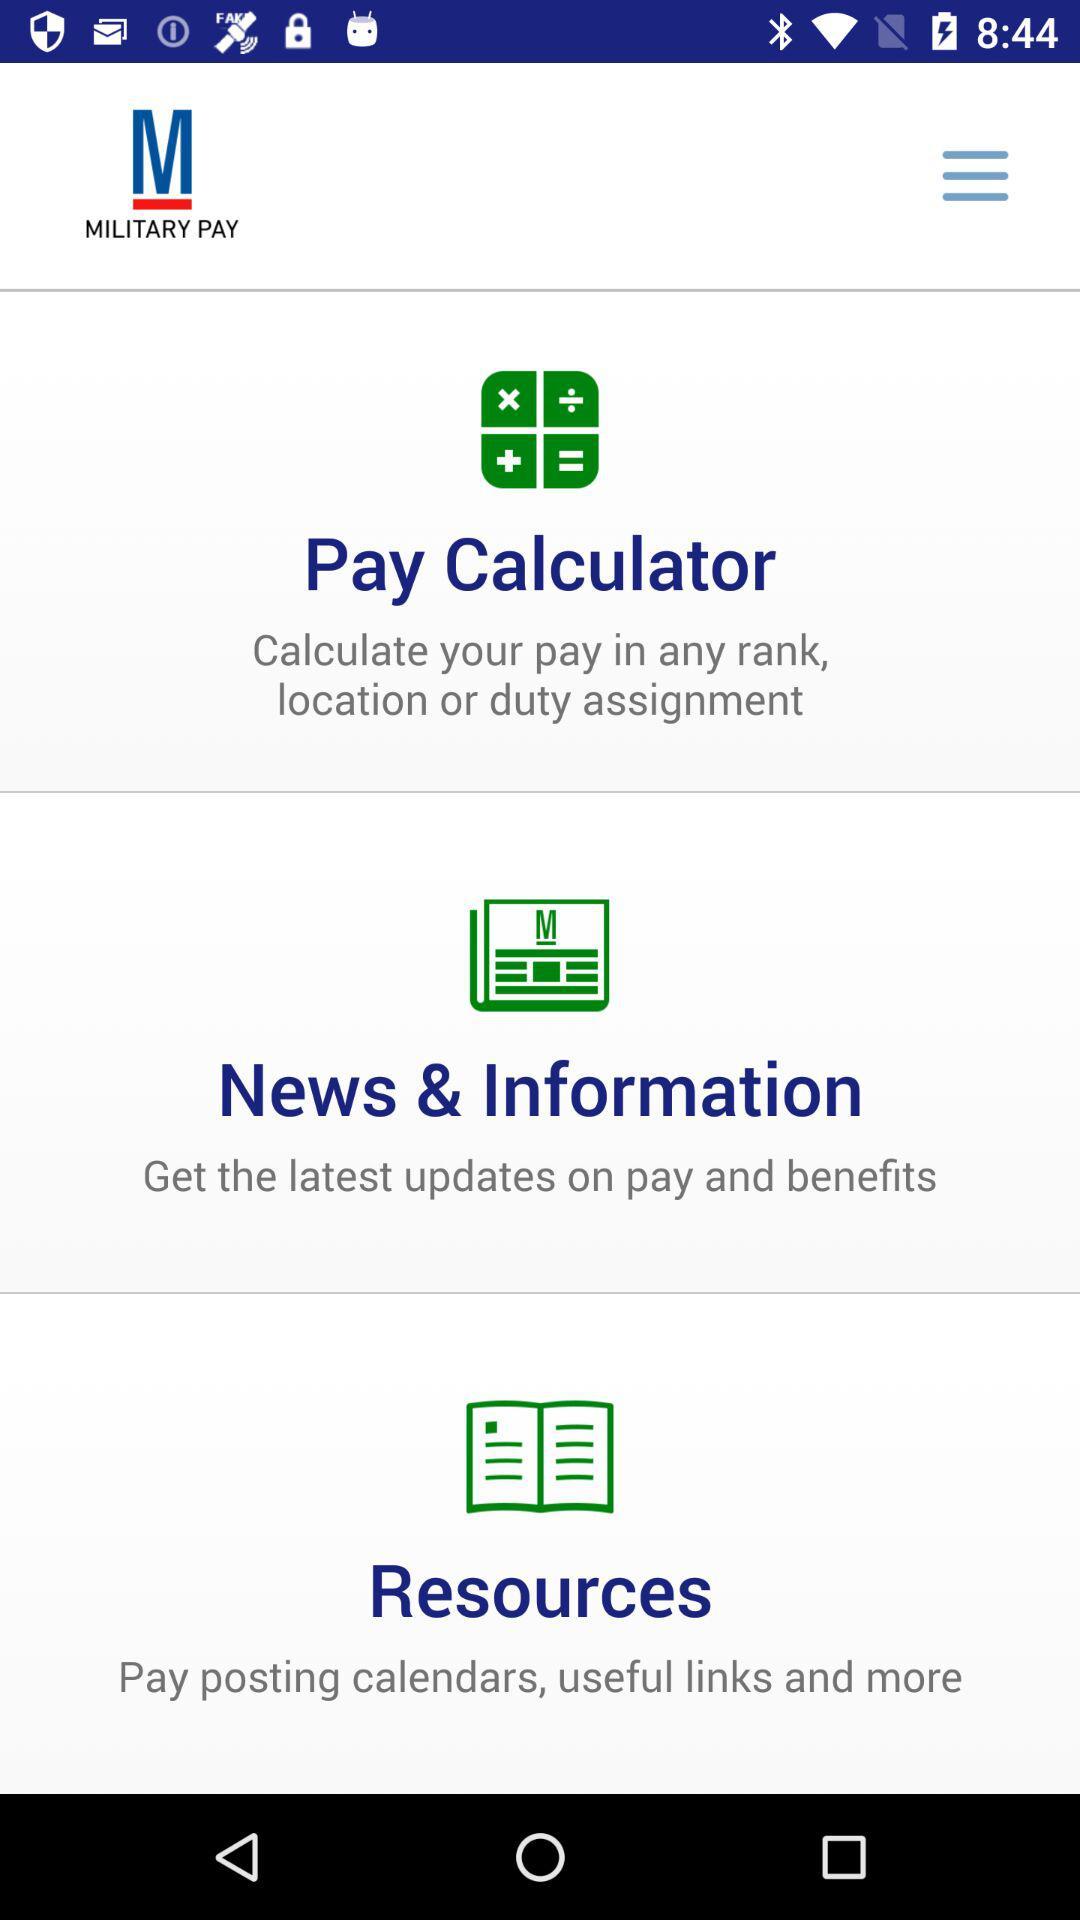 The height and width of the screenshot is (1920, 1080). I want to click on settings, so click(974, 175).